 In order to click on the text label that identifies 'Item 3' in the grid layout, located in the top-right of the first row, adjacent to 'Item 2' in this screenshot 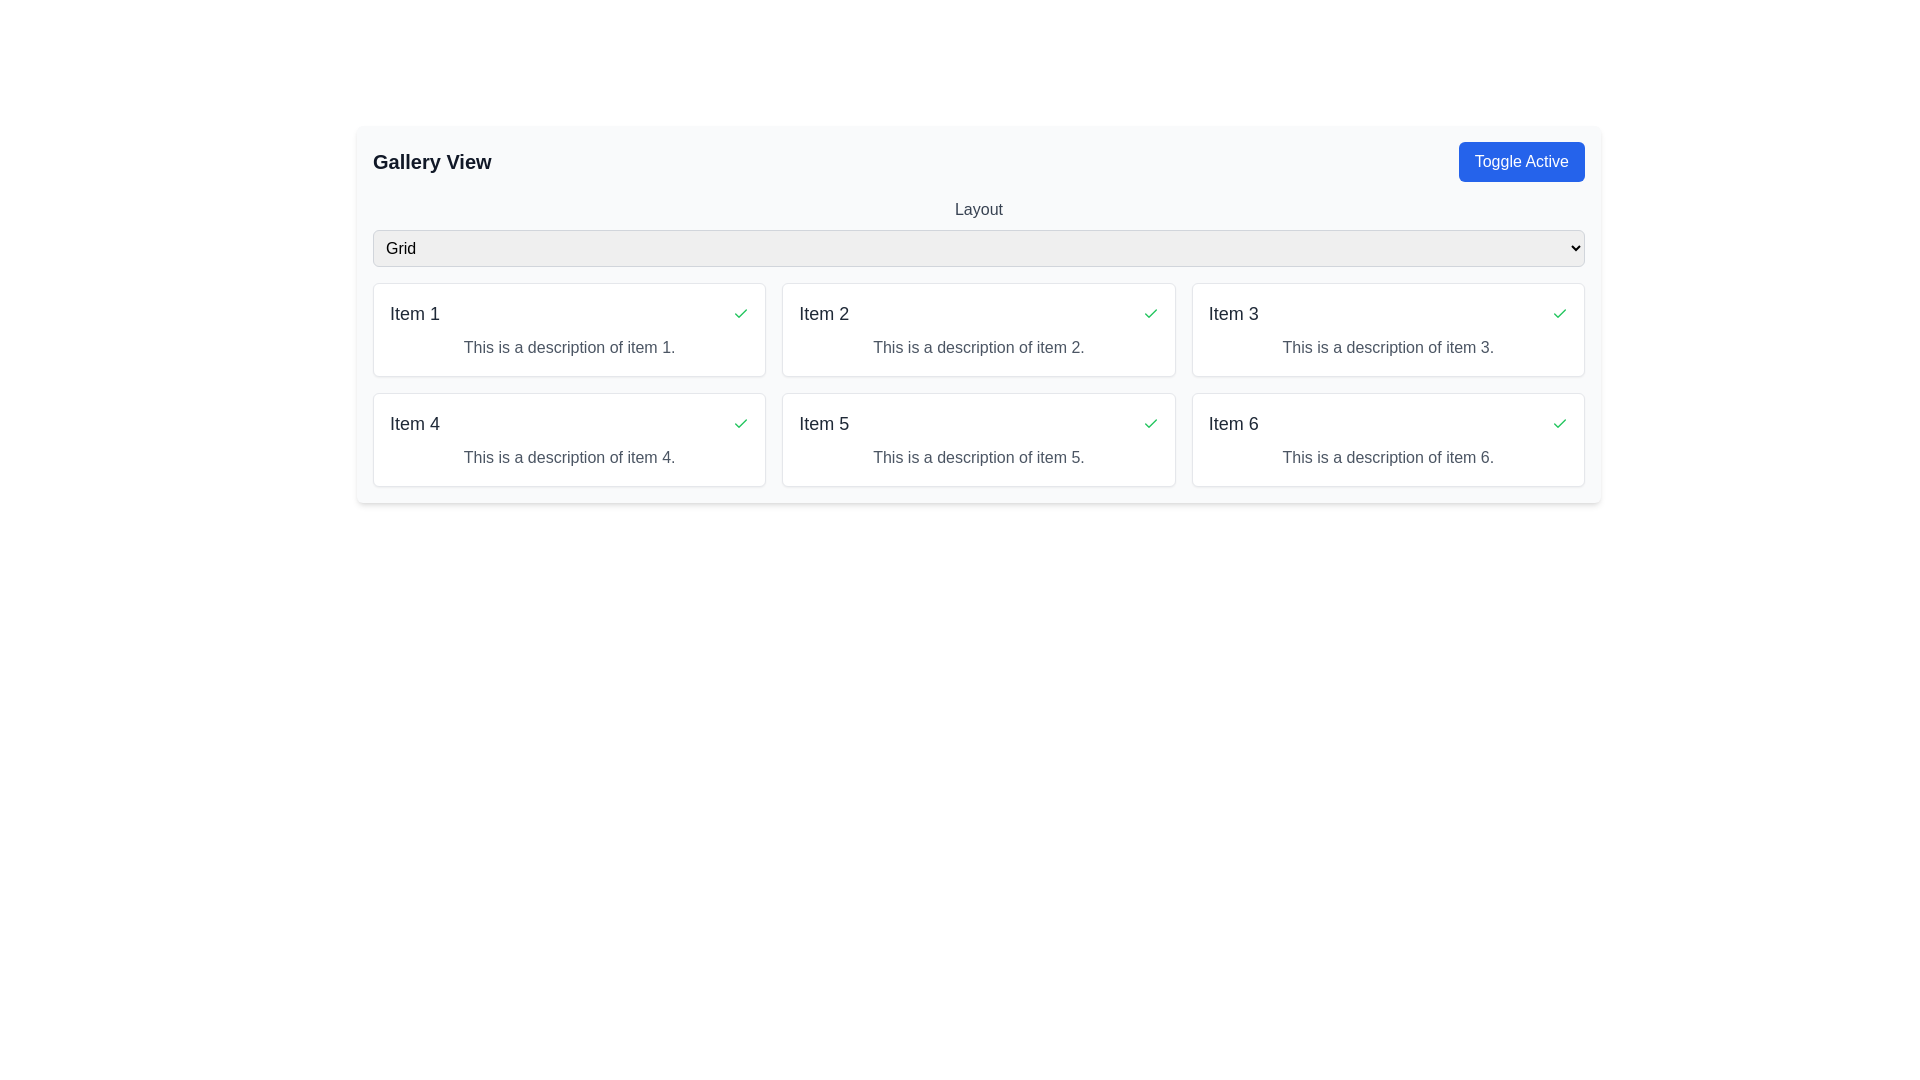, I will do `click(1232, 313)`.